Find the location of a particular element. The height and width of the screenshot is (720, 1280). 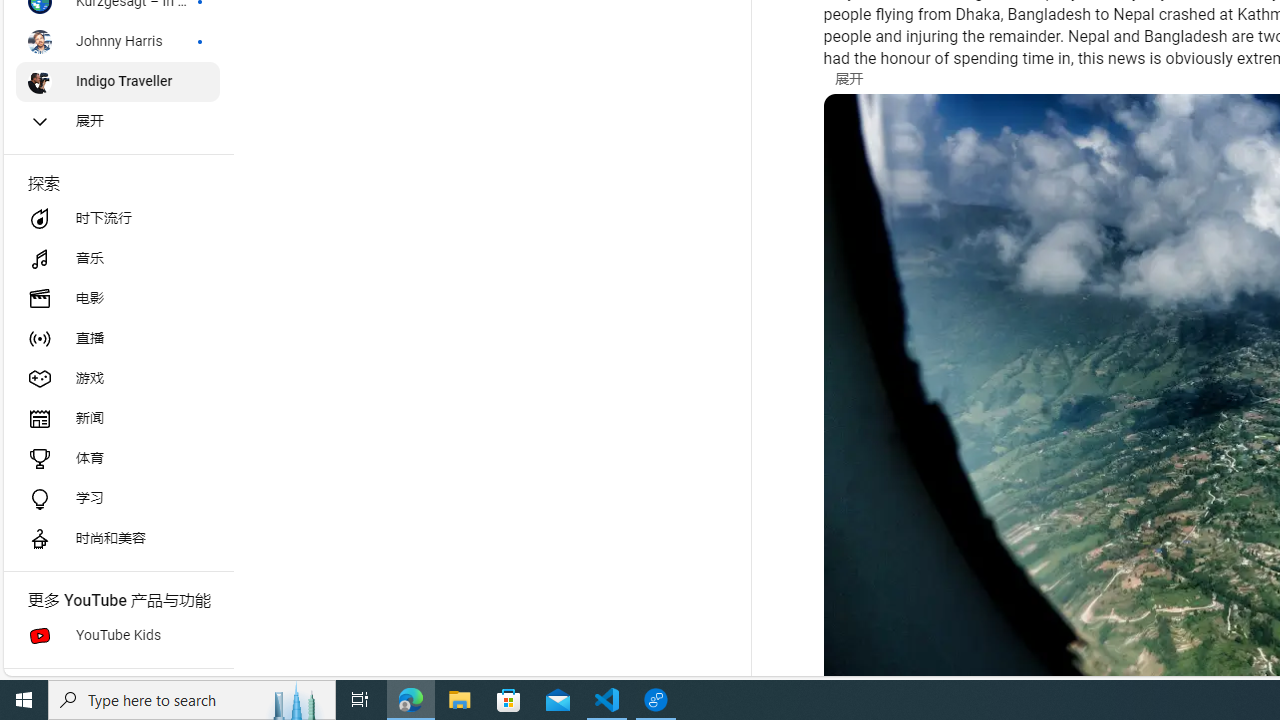

'YouTube Kids' is located at coordinates (116, 636).